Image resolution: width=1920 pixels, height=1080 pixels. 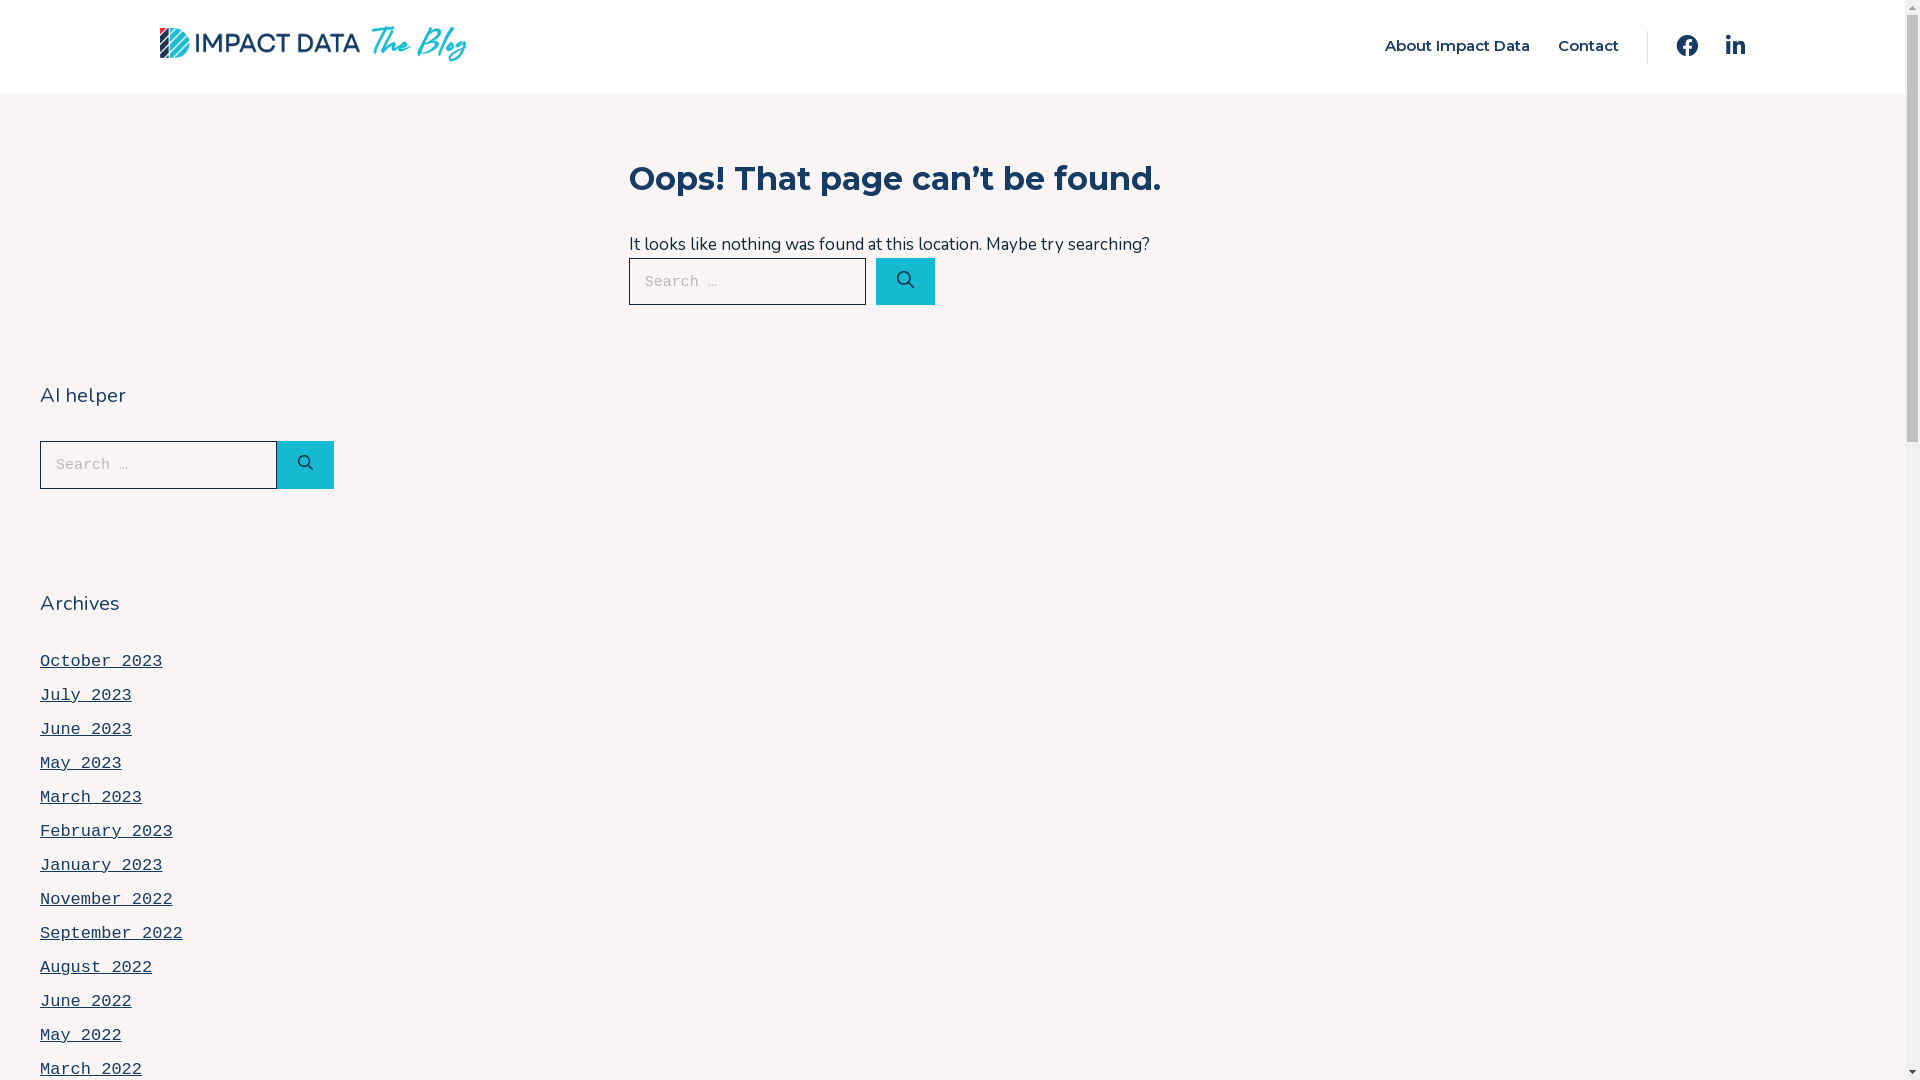 What do you see at coordinates (1457, 45) in the screenshot?
I see `'About Impact Data'` at bounding box center [1457, 45].